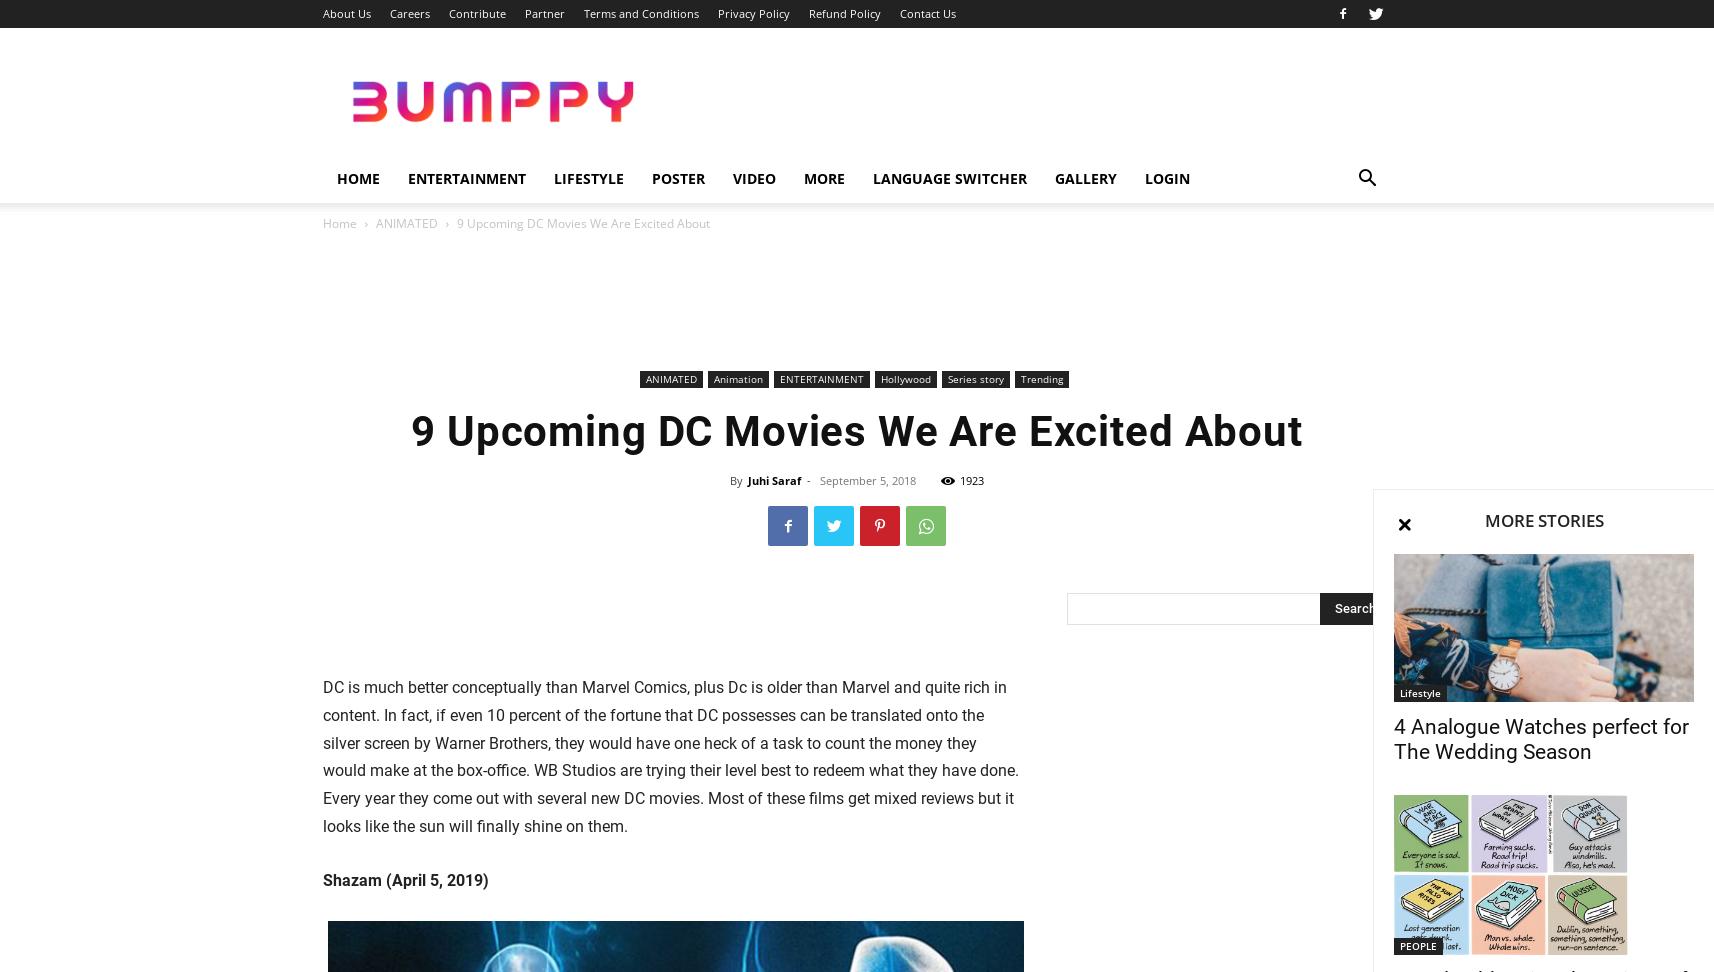  What do you see at coordinates (807, 479) in the screenshot?
I see `'-'` at bounding box center [807, 479].